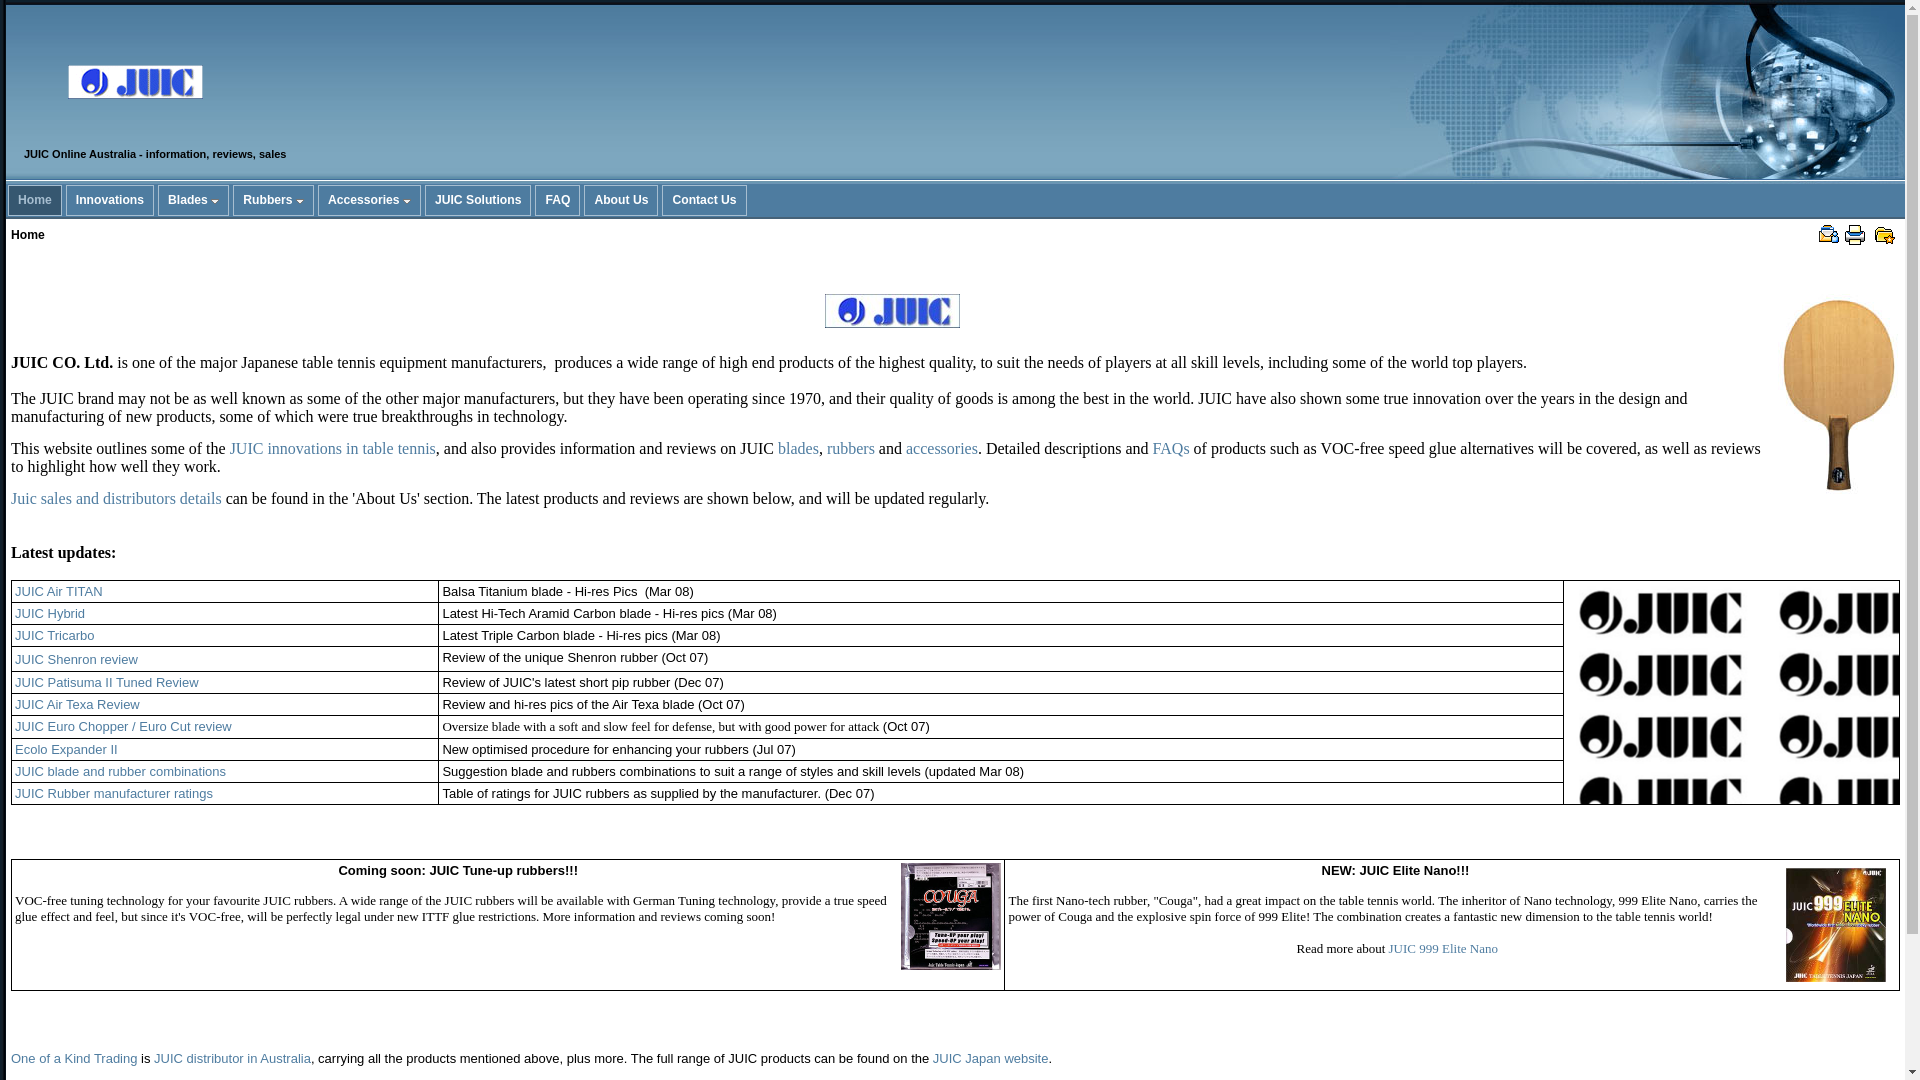 The image size is (1920, 1080). I want to click on 'About Us', so click(584, 200).